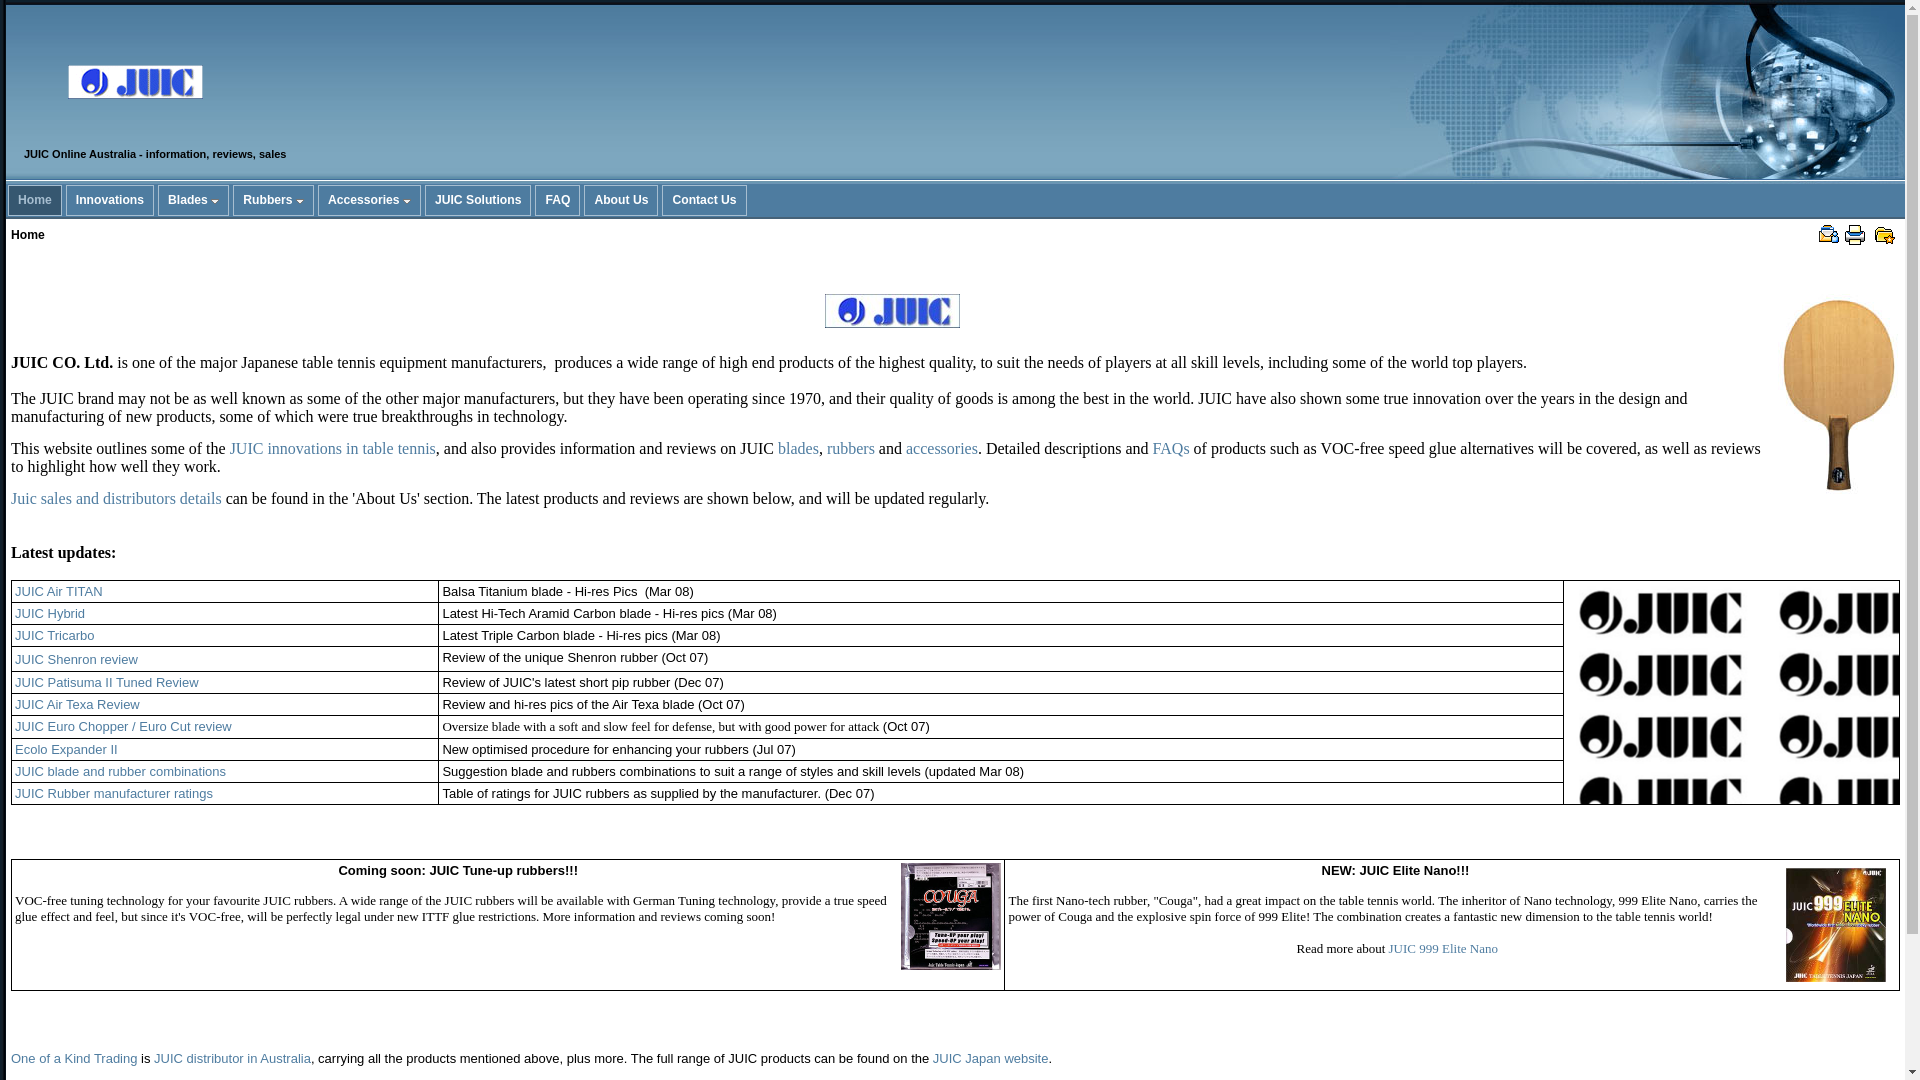 The image size is (1920, 1080). I want to click on 'About Us', so click(584, 200).